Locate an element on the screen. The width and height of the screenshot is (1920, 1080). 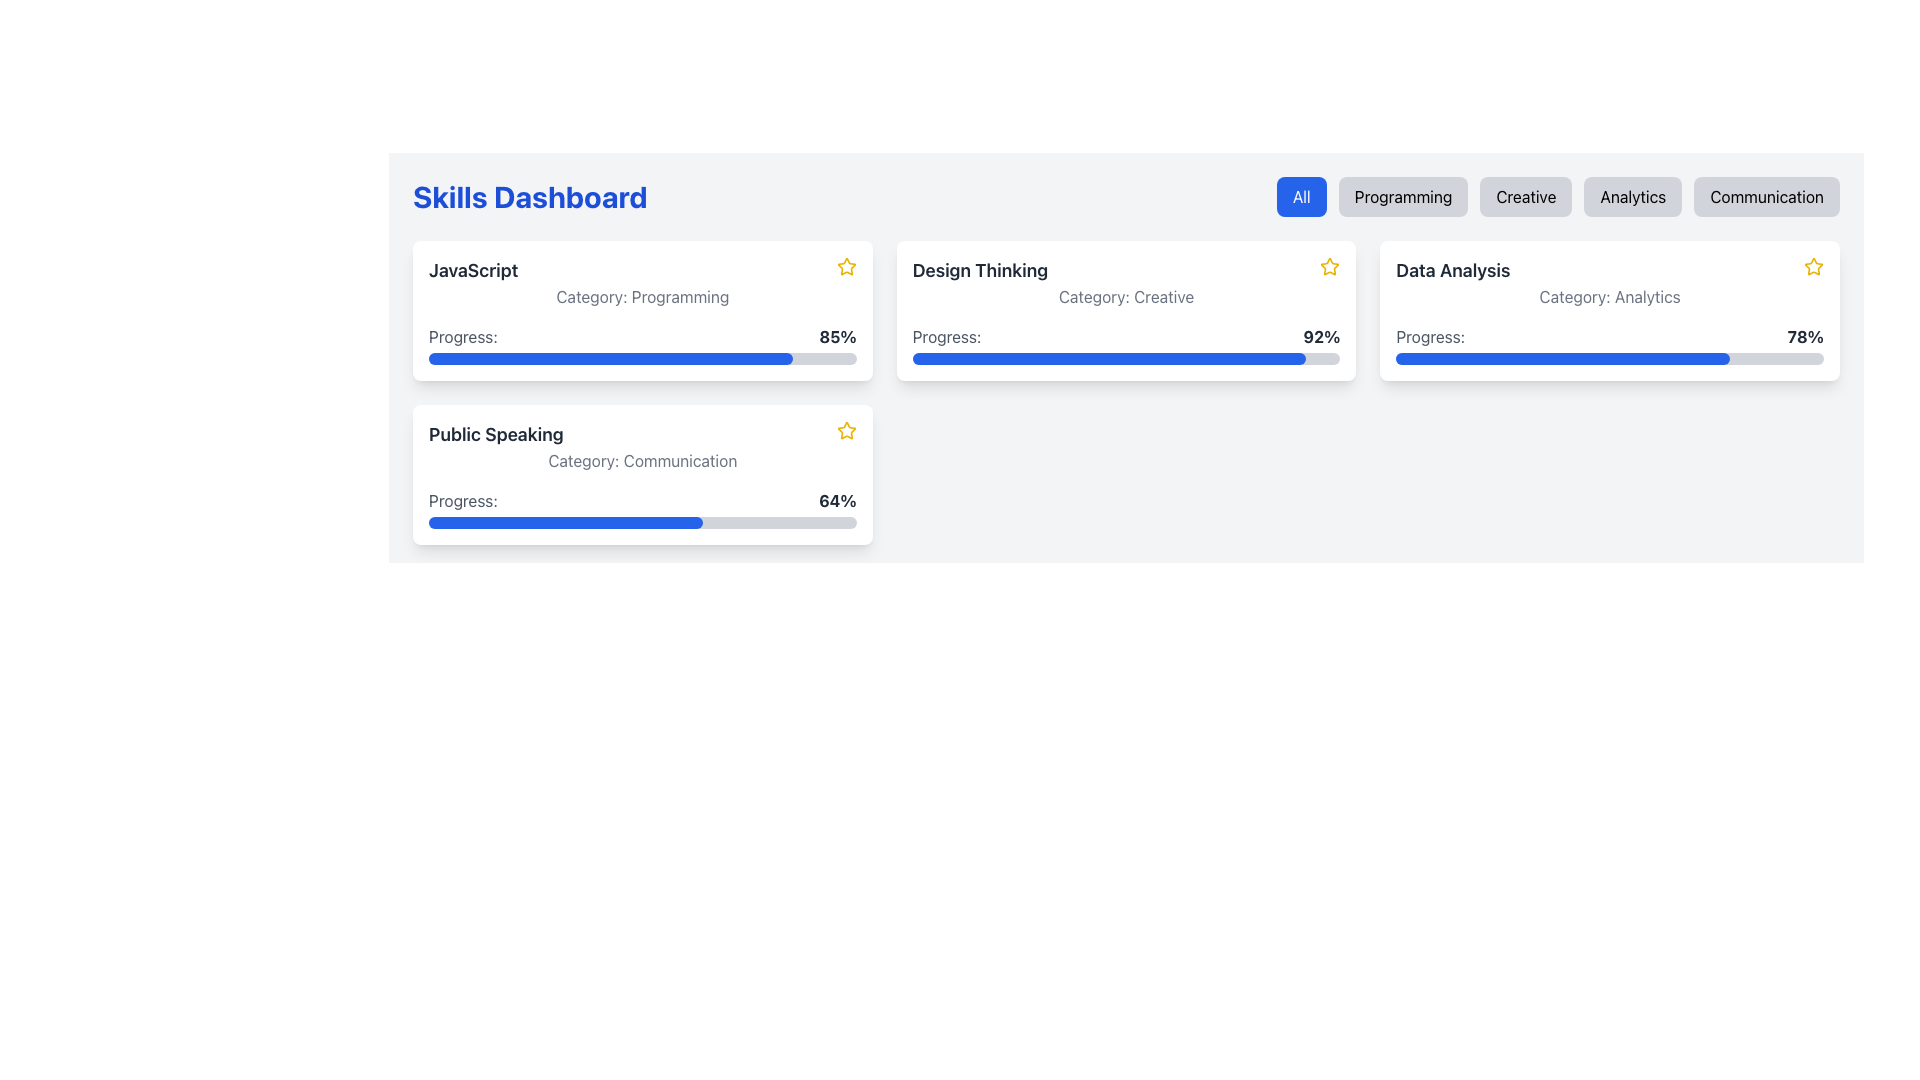
the solid yellow star icon located to the right of the 'Data Analysis' section's title to mark the item as favorite is located at coordinates (1814, 265).